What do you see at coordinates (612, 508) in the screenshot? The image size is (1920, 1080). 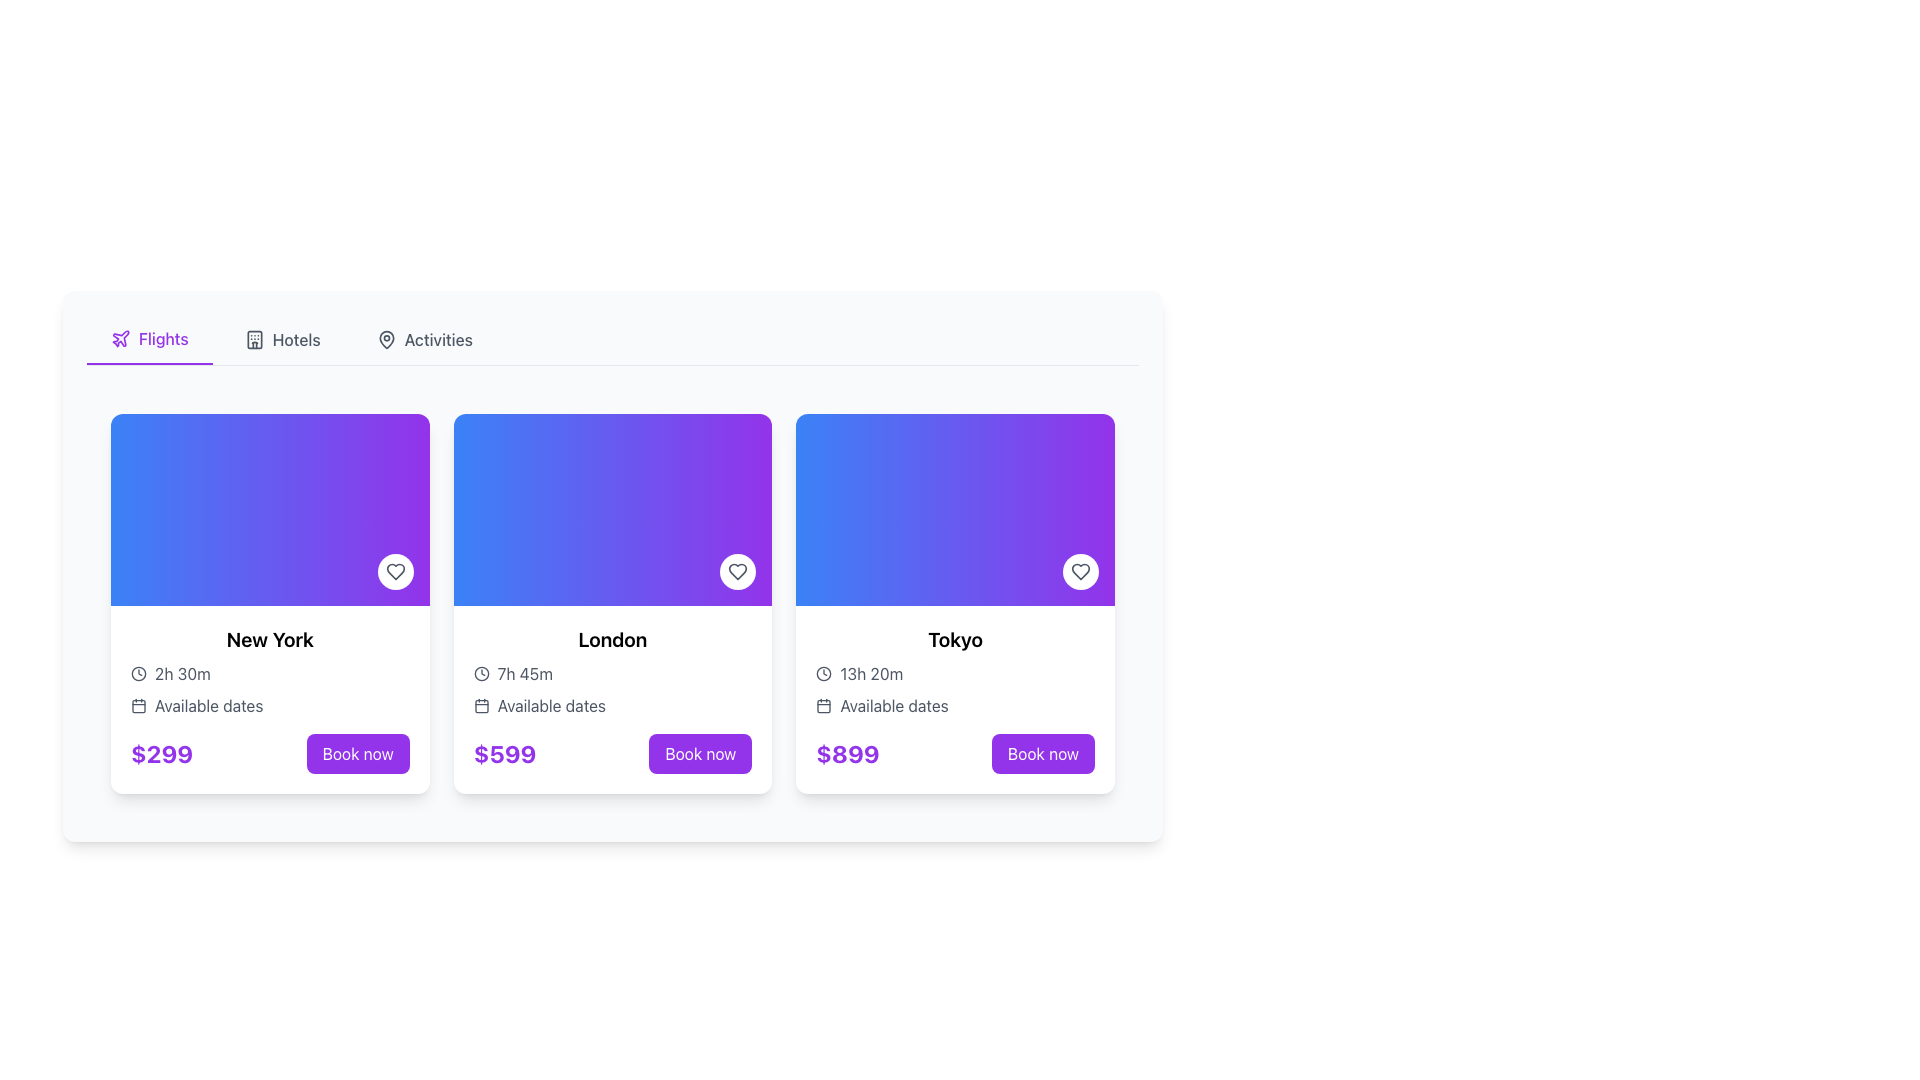 I see `the Decorative background section located at the top of the 'London' card, which enhances its visual appeal` at bounding box center [612, 508].